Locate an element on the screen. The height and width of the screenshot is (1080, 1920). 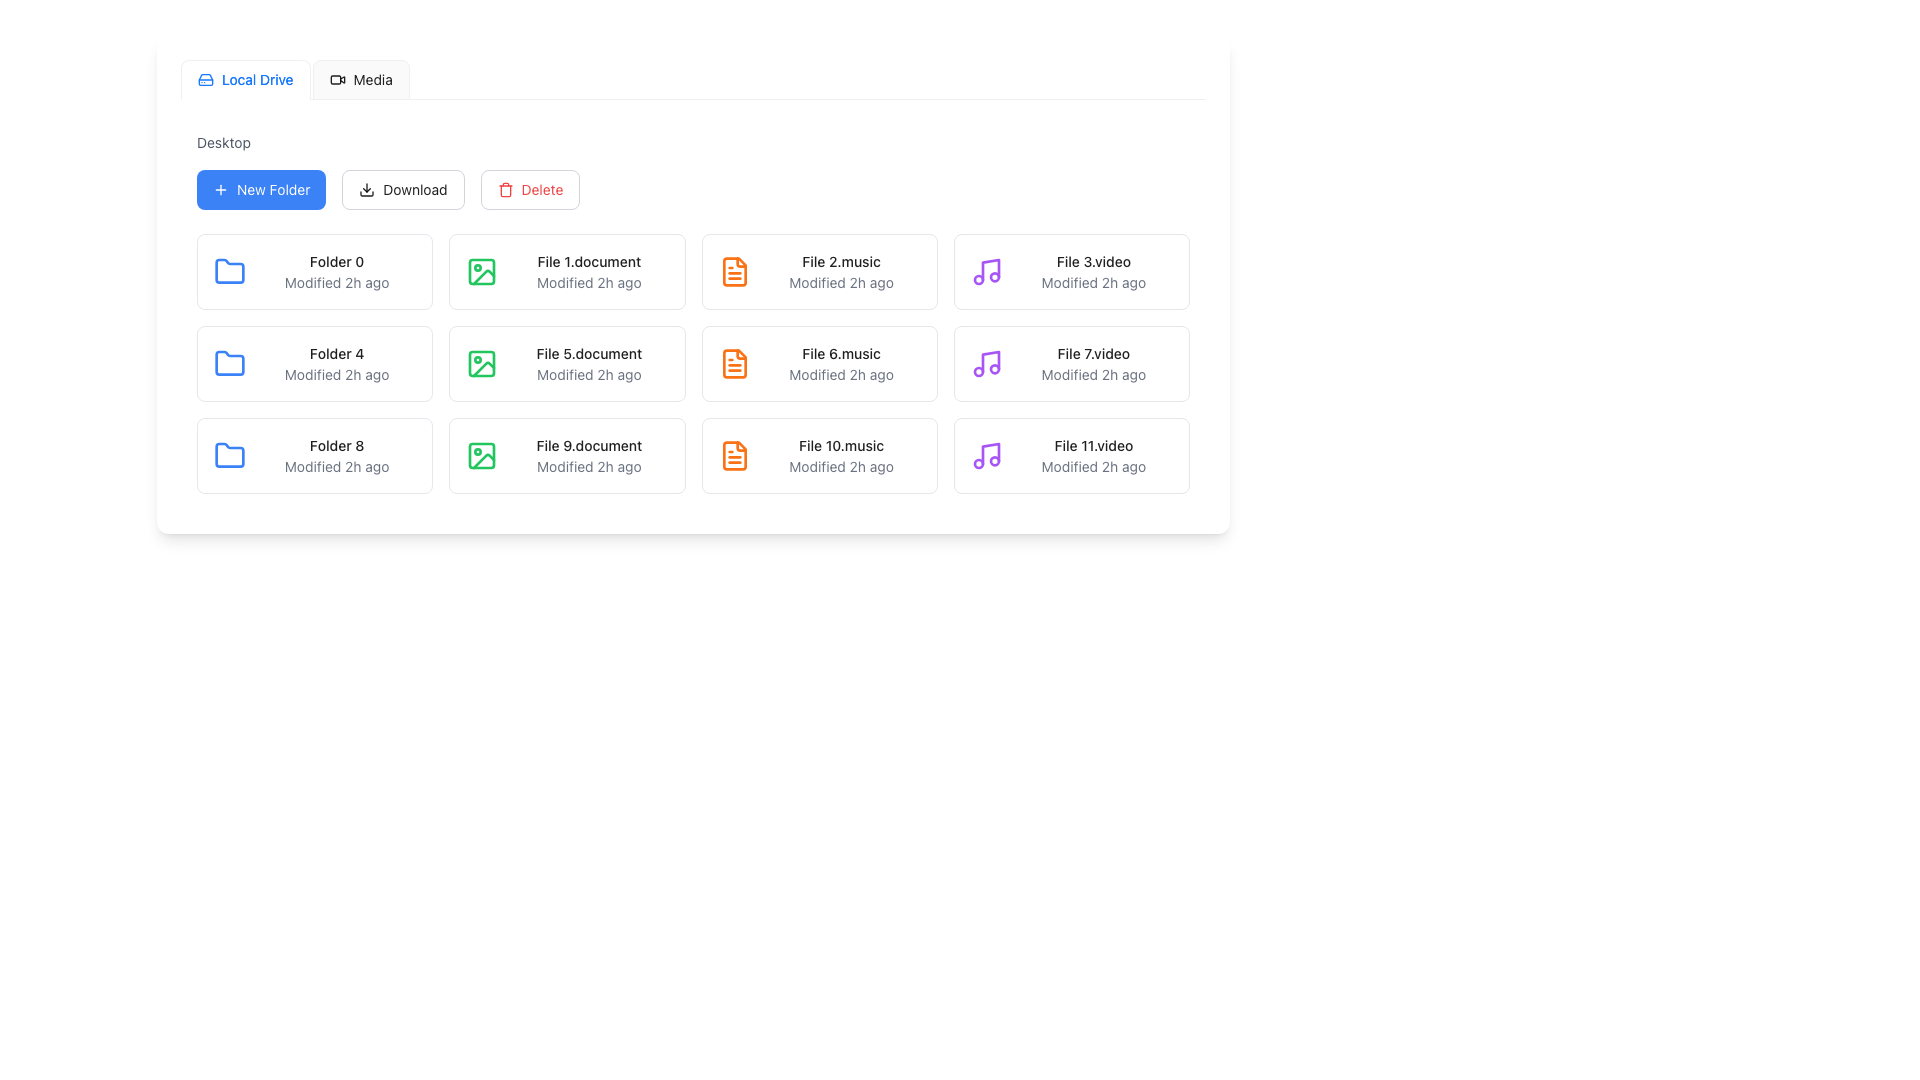
the 'Create New Folder' button located at the top of the 'Desktop' section is located at coordinates (260, 189).